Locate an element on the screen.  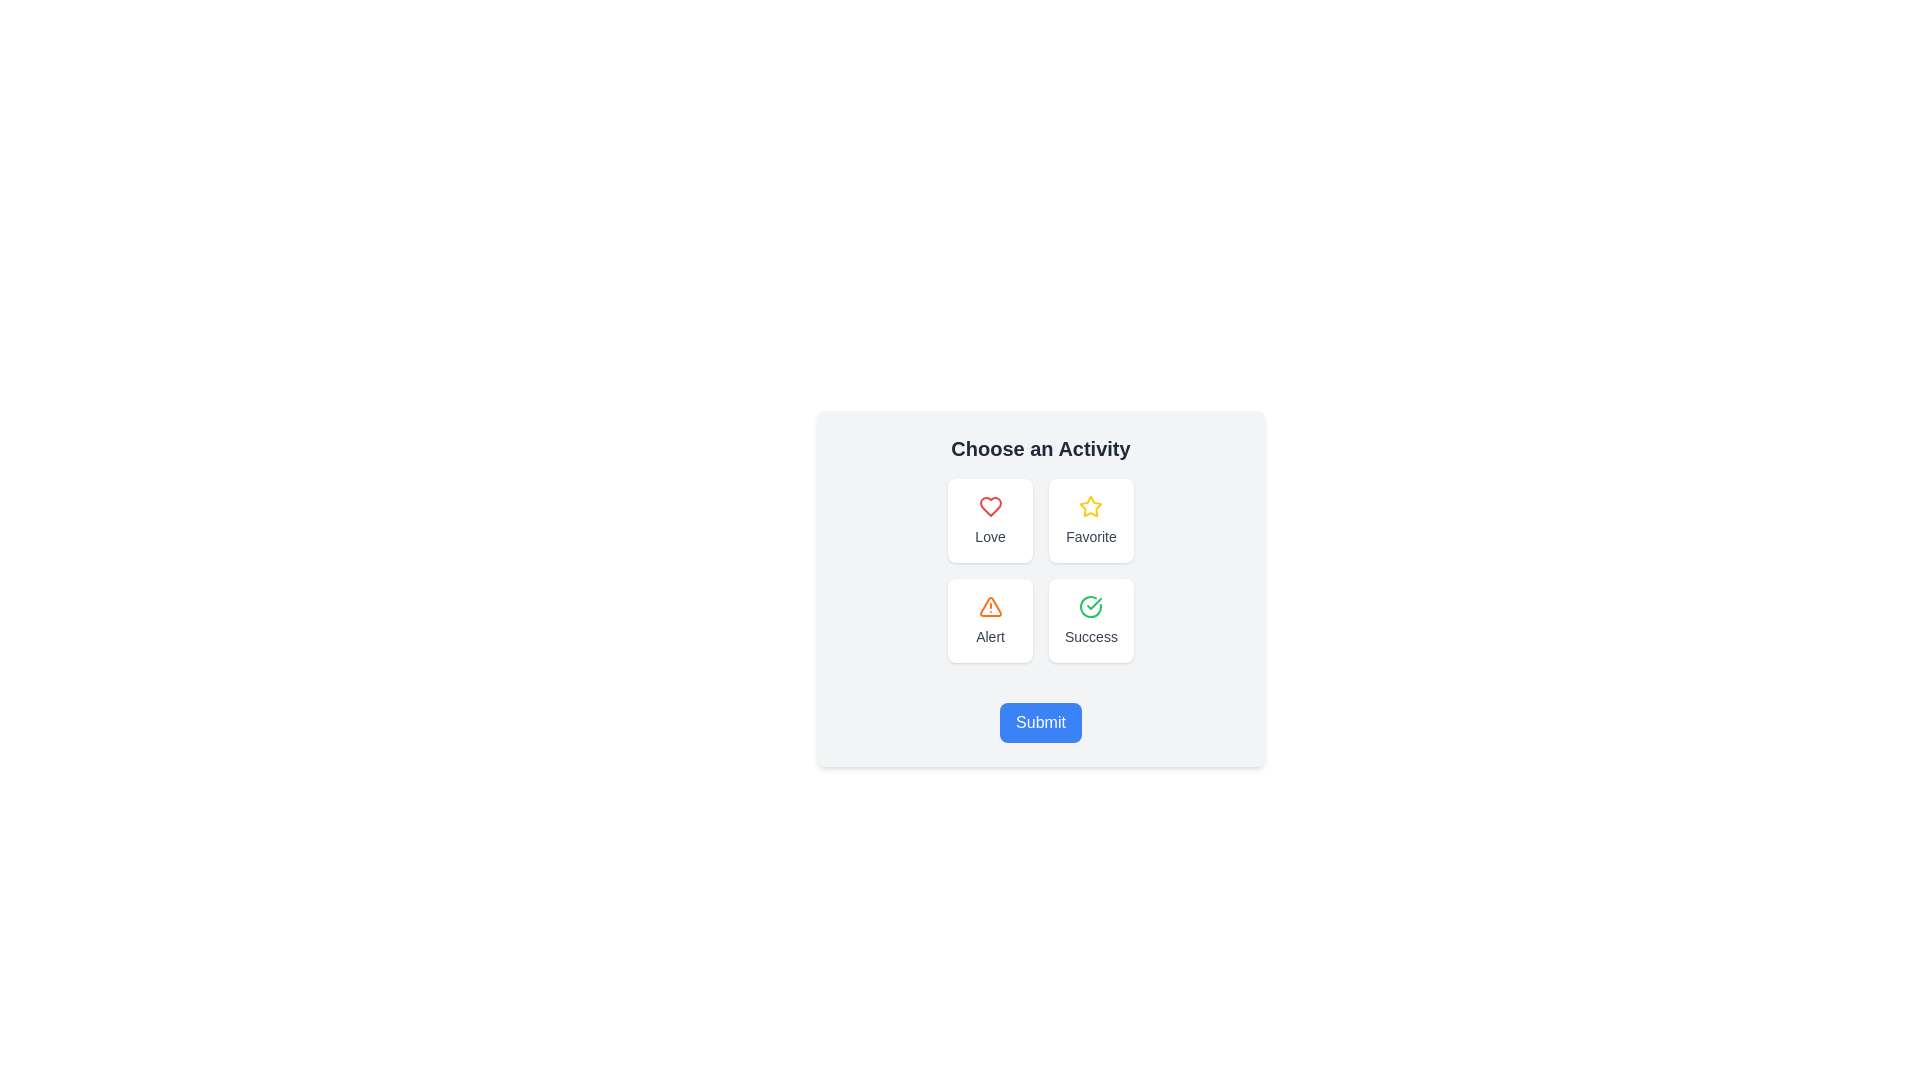
the green circular icon labeled 'Success' which contains a checkmark shape, located in the lower-right of a grid under 'Choose an Activity' is located at coordinates (1093, 603).